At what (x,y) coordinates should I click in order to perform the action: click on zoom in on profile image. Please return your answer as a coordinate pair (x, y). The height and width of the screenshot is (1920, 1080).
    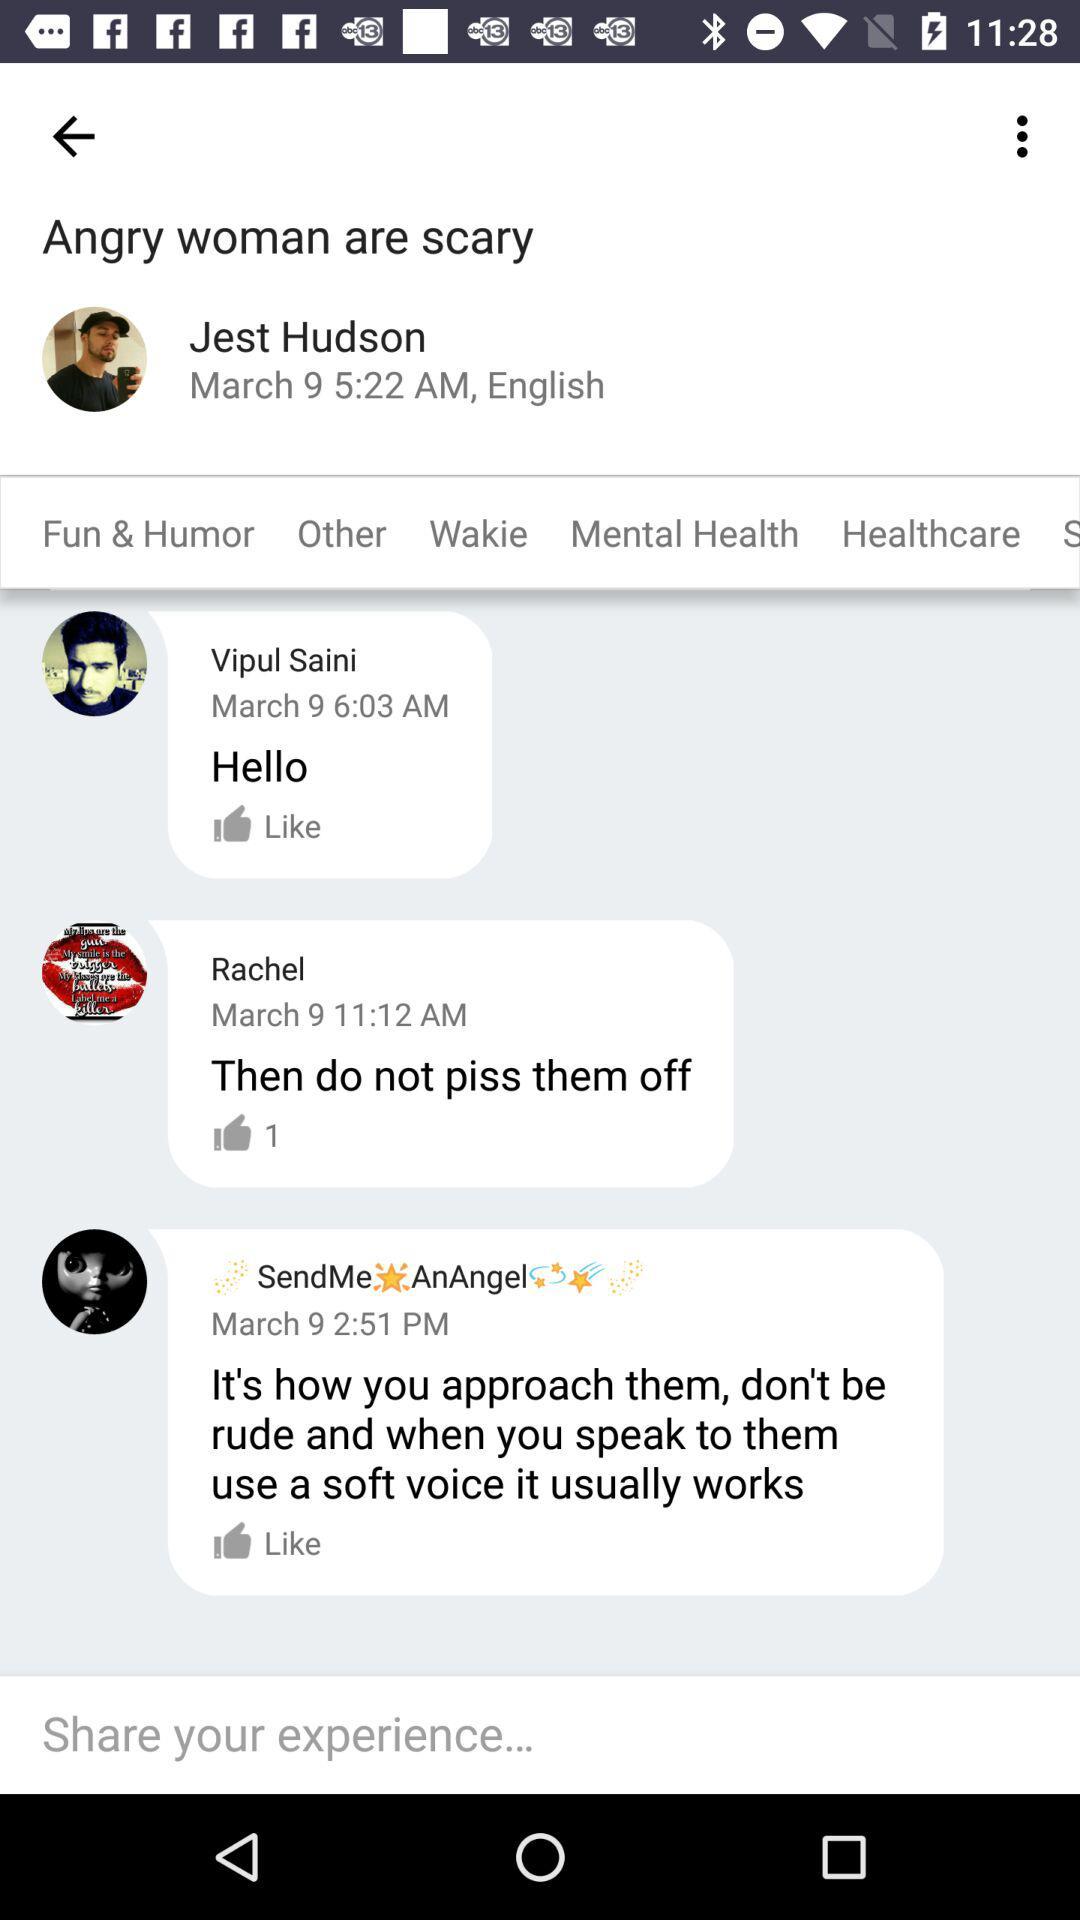
    Looking at the image, I should click on (94, 359).